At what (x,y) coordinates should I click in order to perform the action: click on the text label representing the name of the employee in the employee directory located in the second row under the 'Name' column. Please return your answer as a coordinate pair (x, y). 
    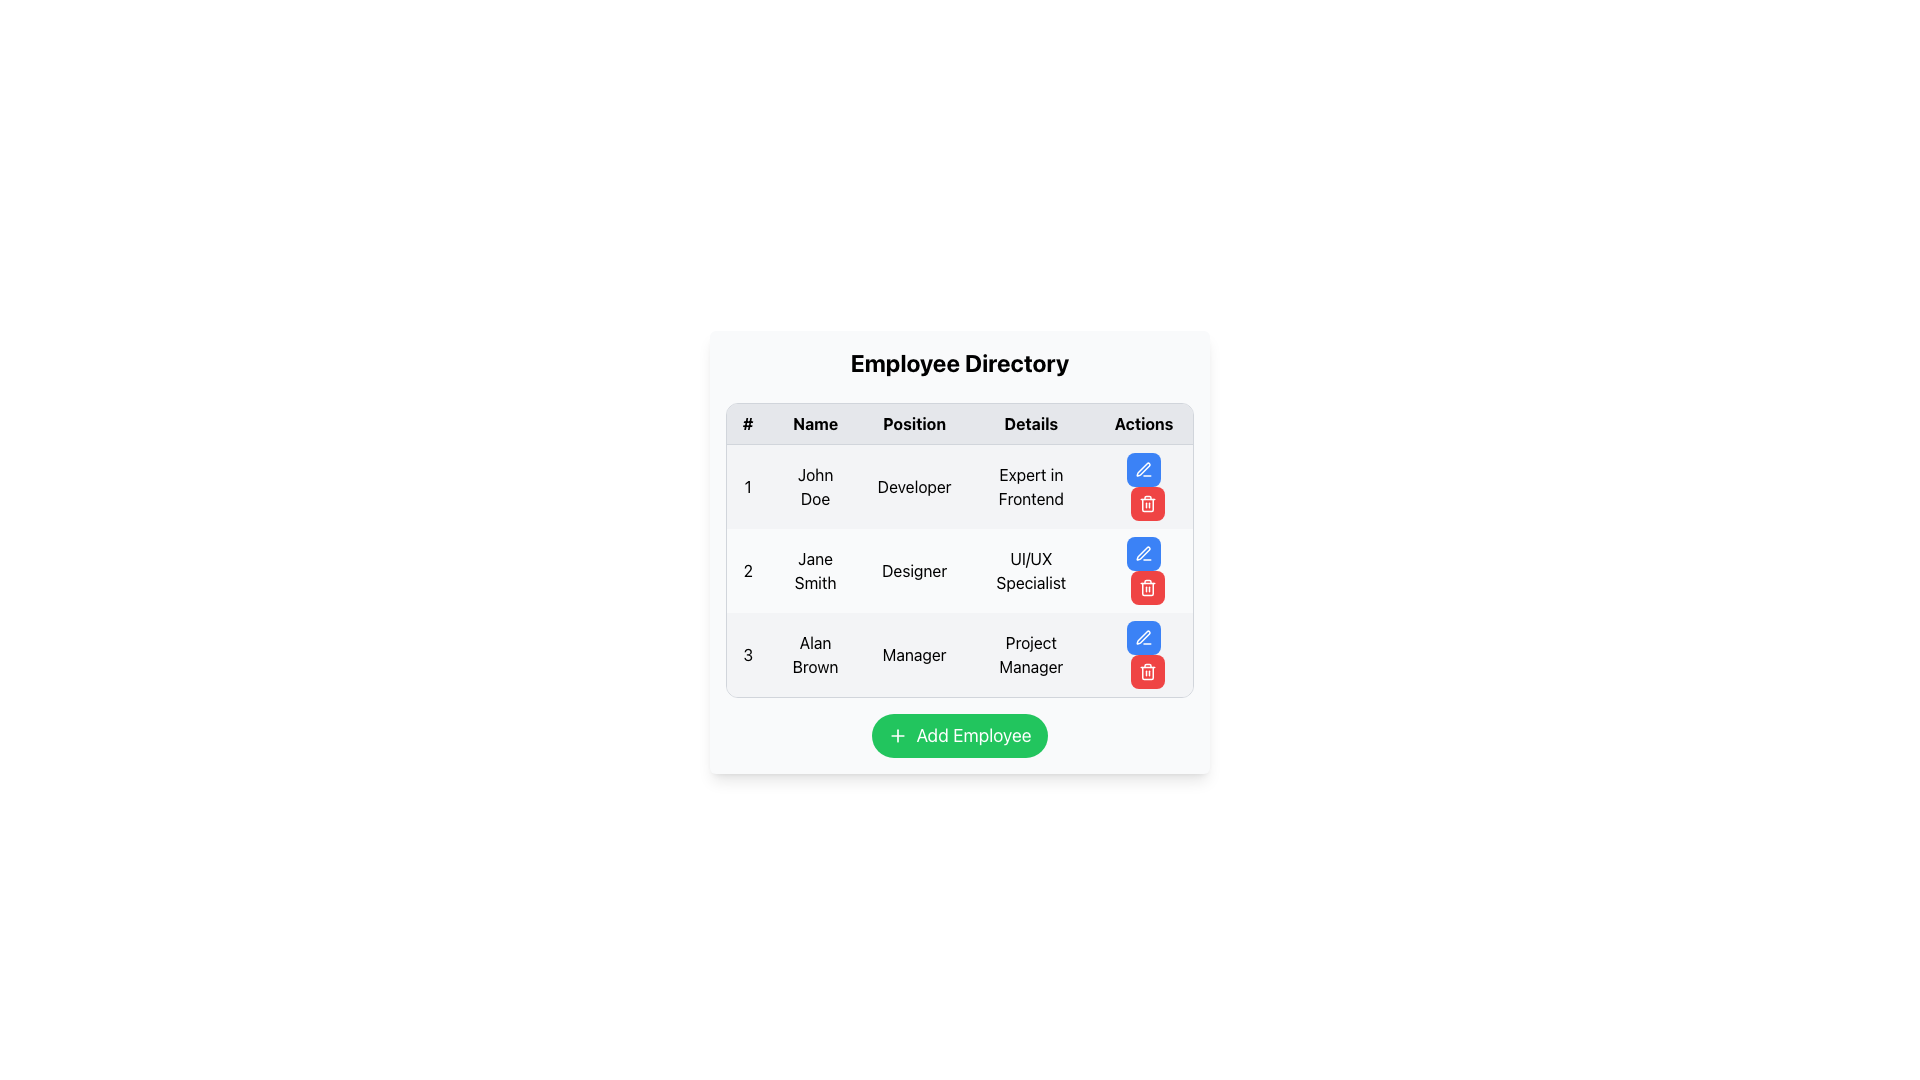
    Looking at the image, I should click on (815, 570).